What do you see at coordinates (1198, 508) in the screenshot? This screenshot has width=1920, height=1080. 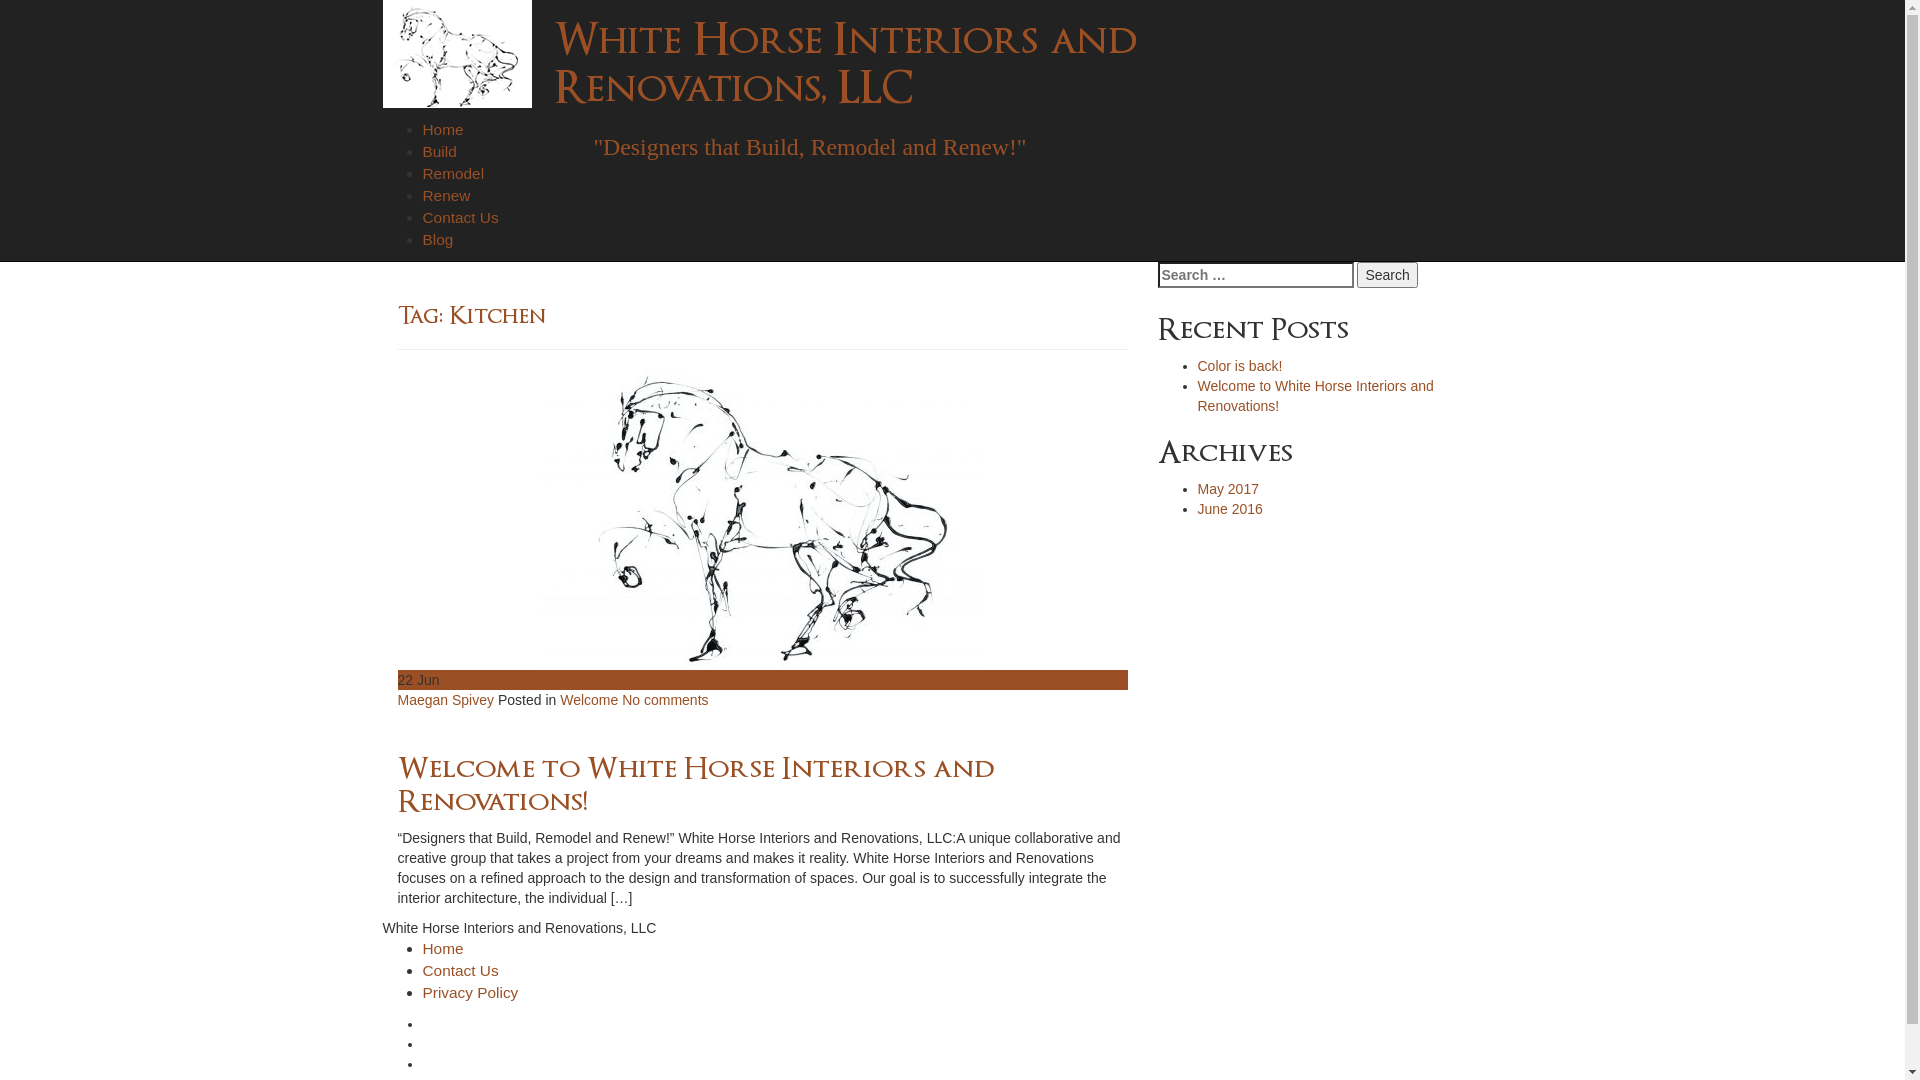 I see `'June 2016'` at bounding box center [1198, 508].